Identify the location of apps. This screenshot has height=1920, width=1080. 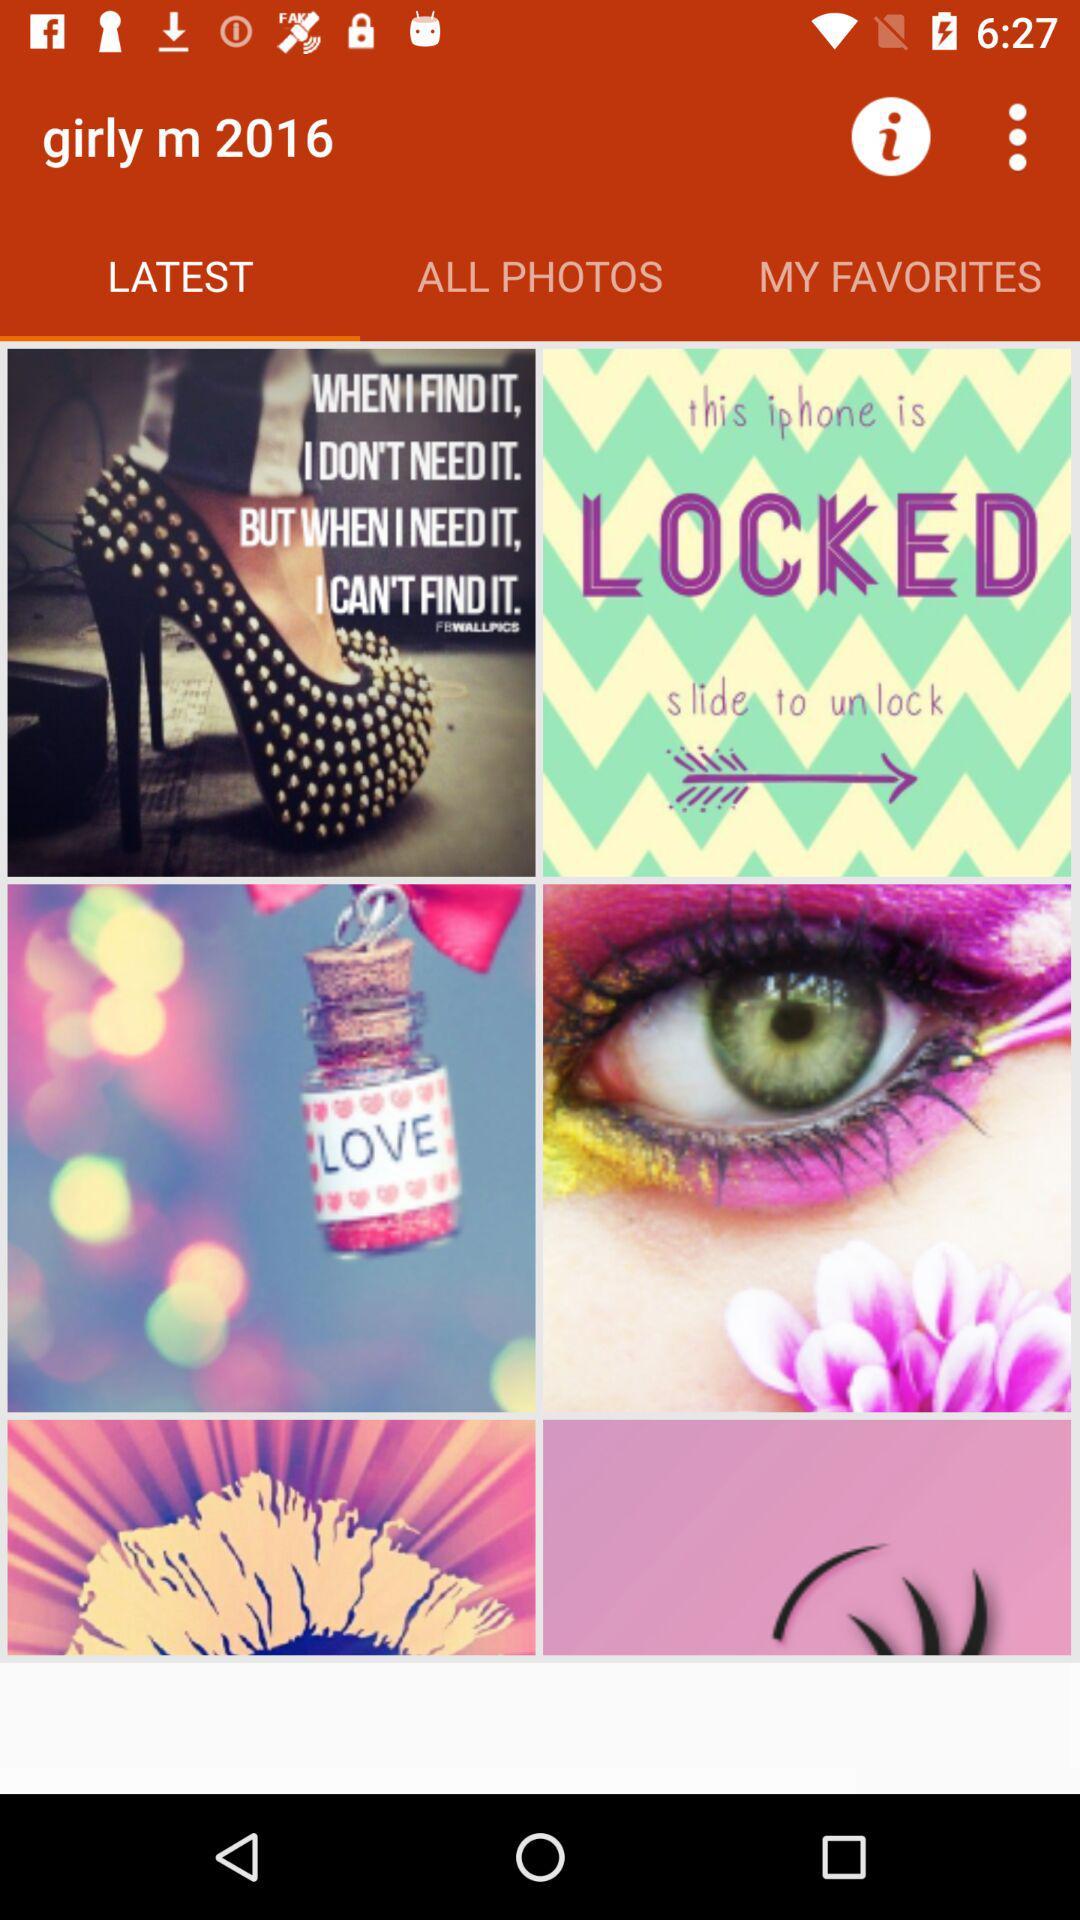
(1017, 135).